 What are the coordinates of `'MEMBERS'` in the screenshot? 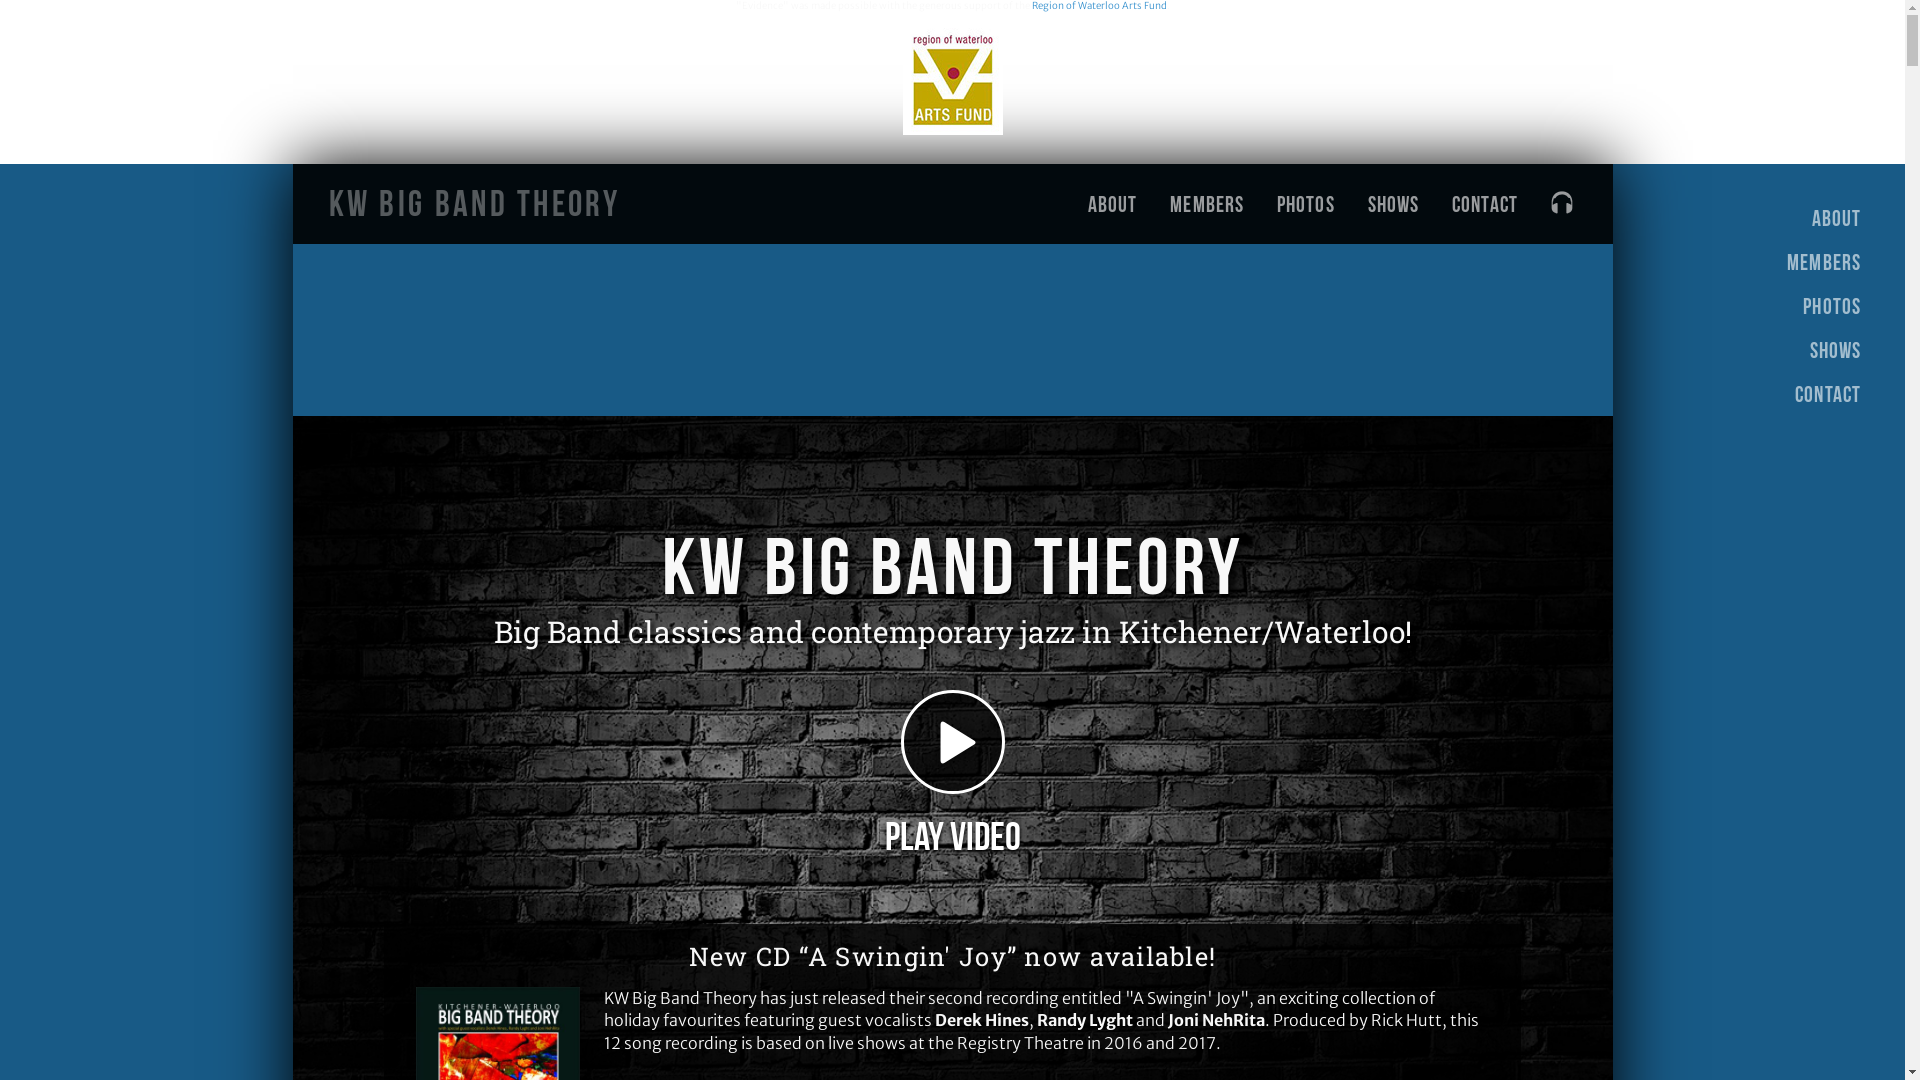 It's located at (1771, 261).